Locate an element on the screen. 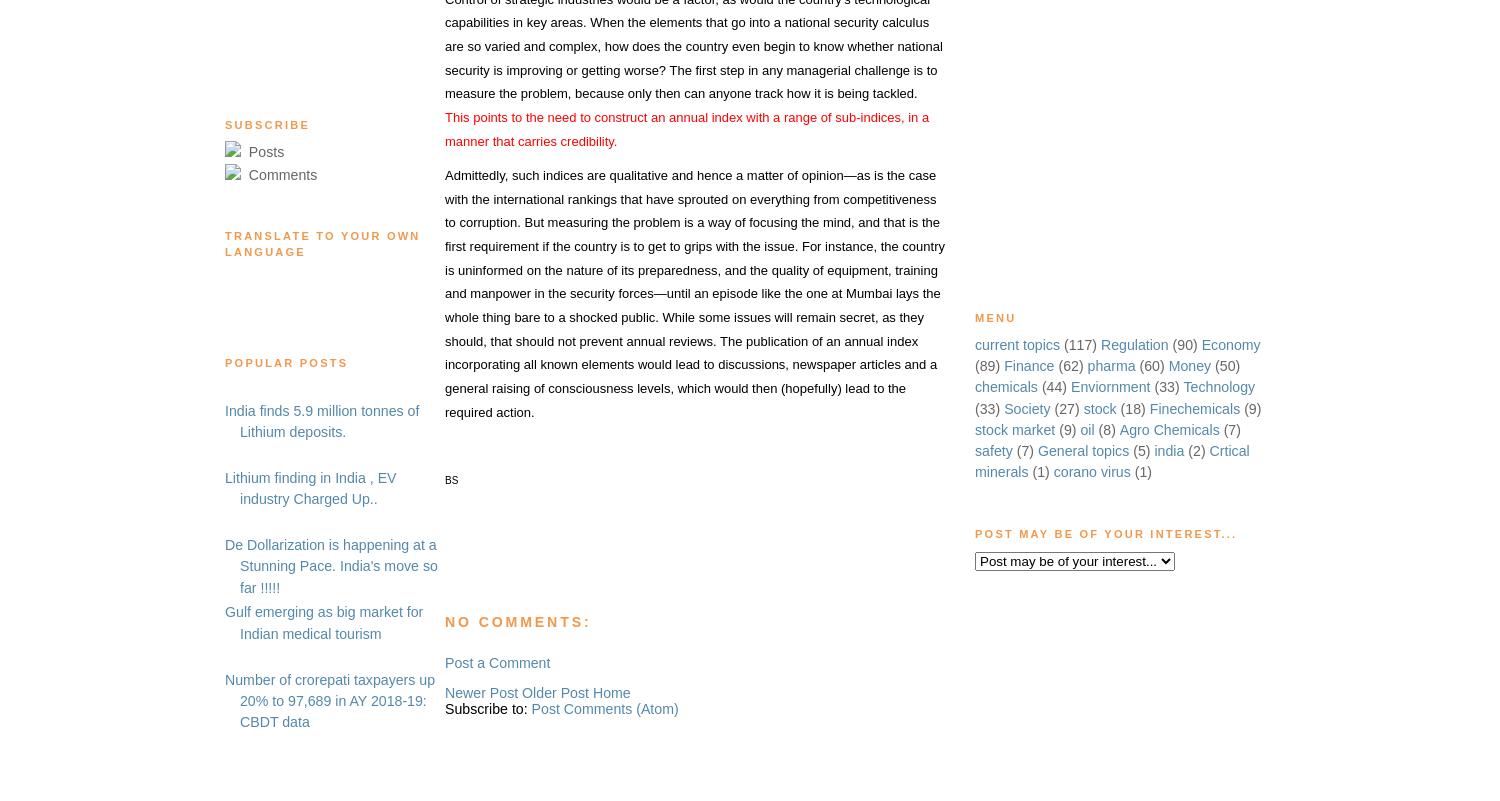  'pharma' is located at coordinates (1110, 365).